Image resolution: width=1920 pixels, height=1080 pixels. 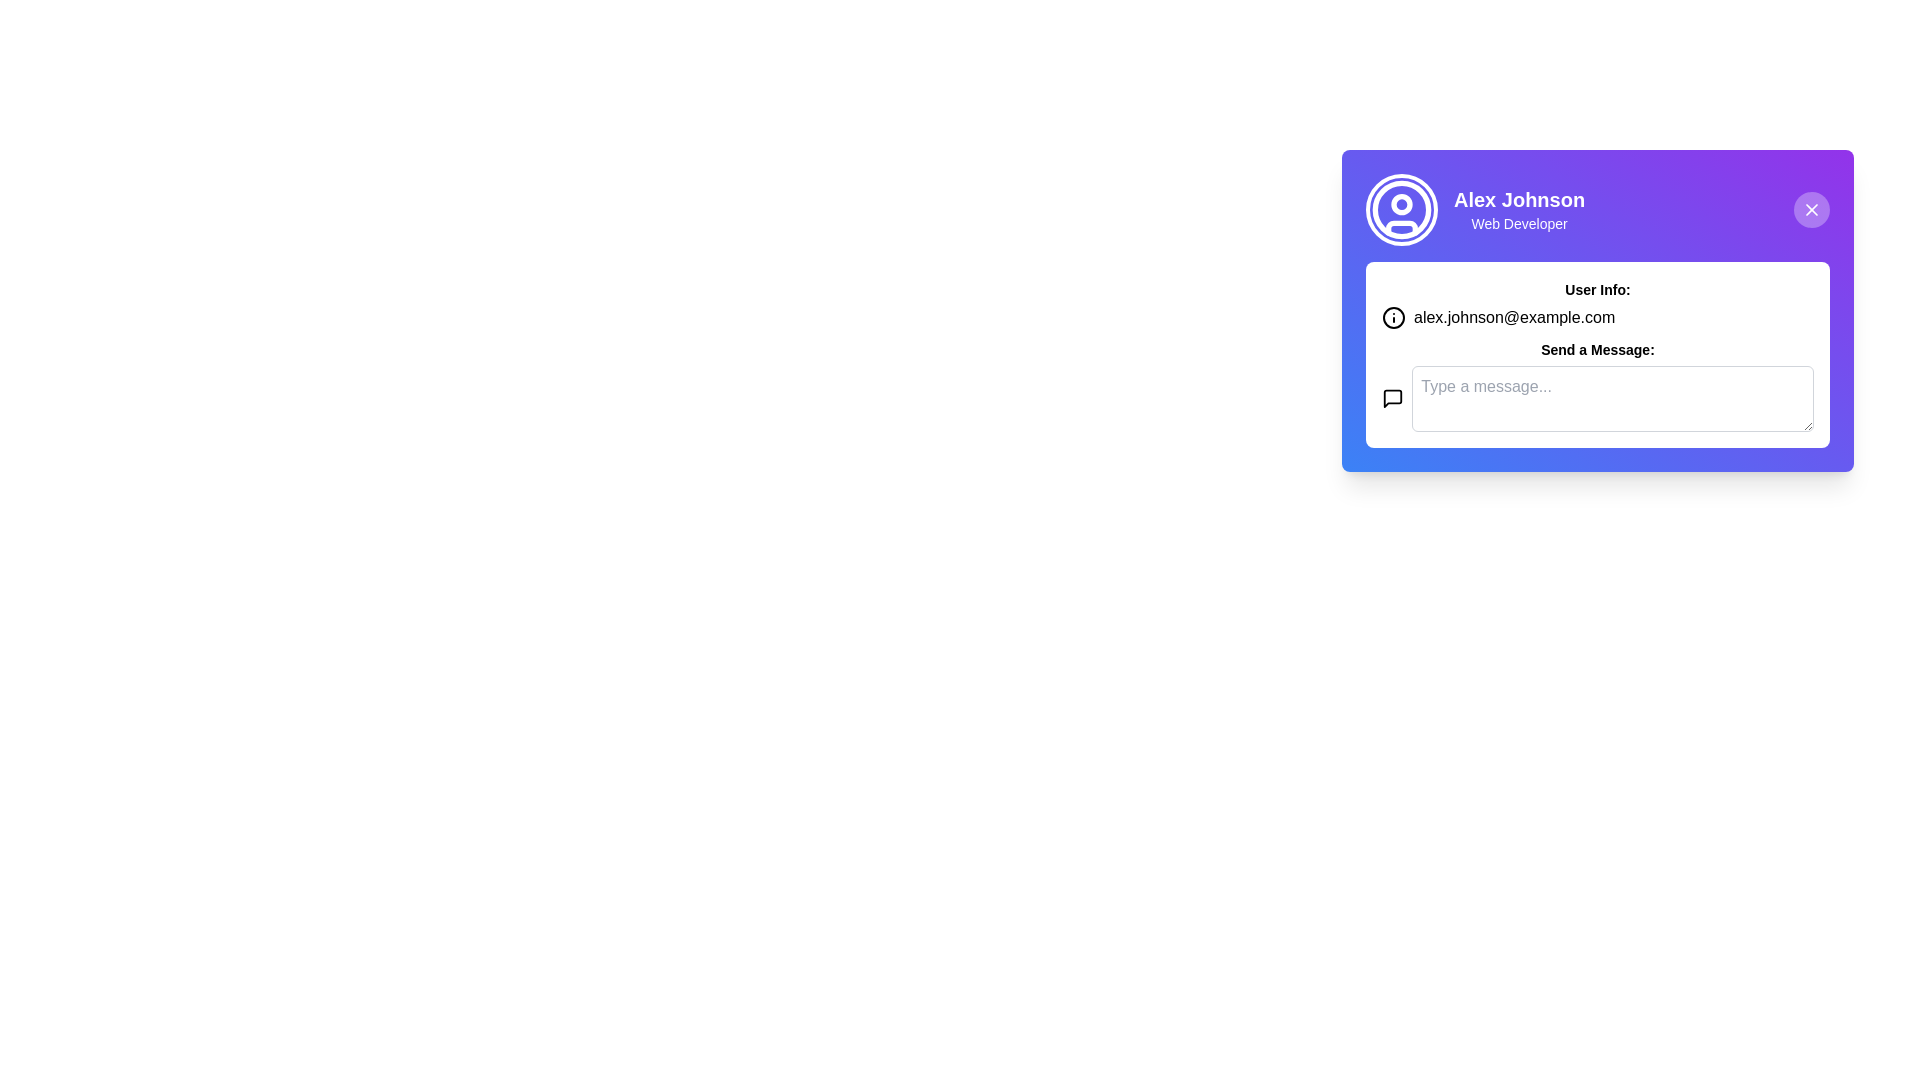 I want to click on the Text Label that serves as a description for the input field used for sending a message, located in the bottom-right section of the main card-like layout, above the text input field, so click(x=1597, y=349).